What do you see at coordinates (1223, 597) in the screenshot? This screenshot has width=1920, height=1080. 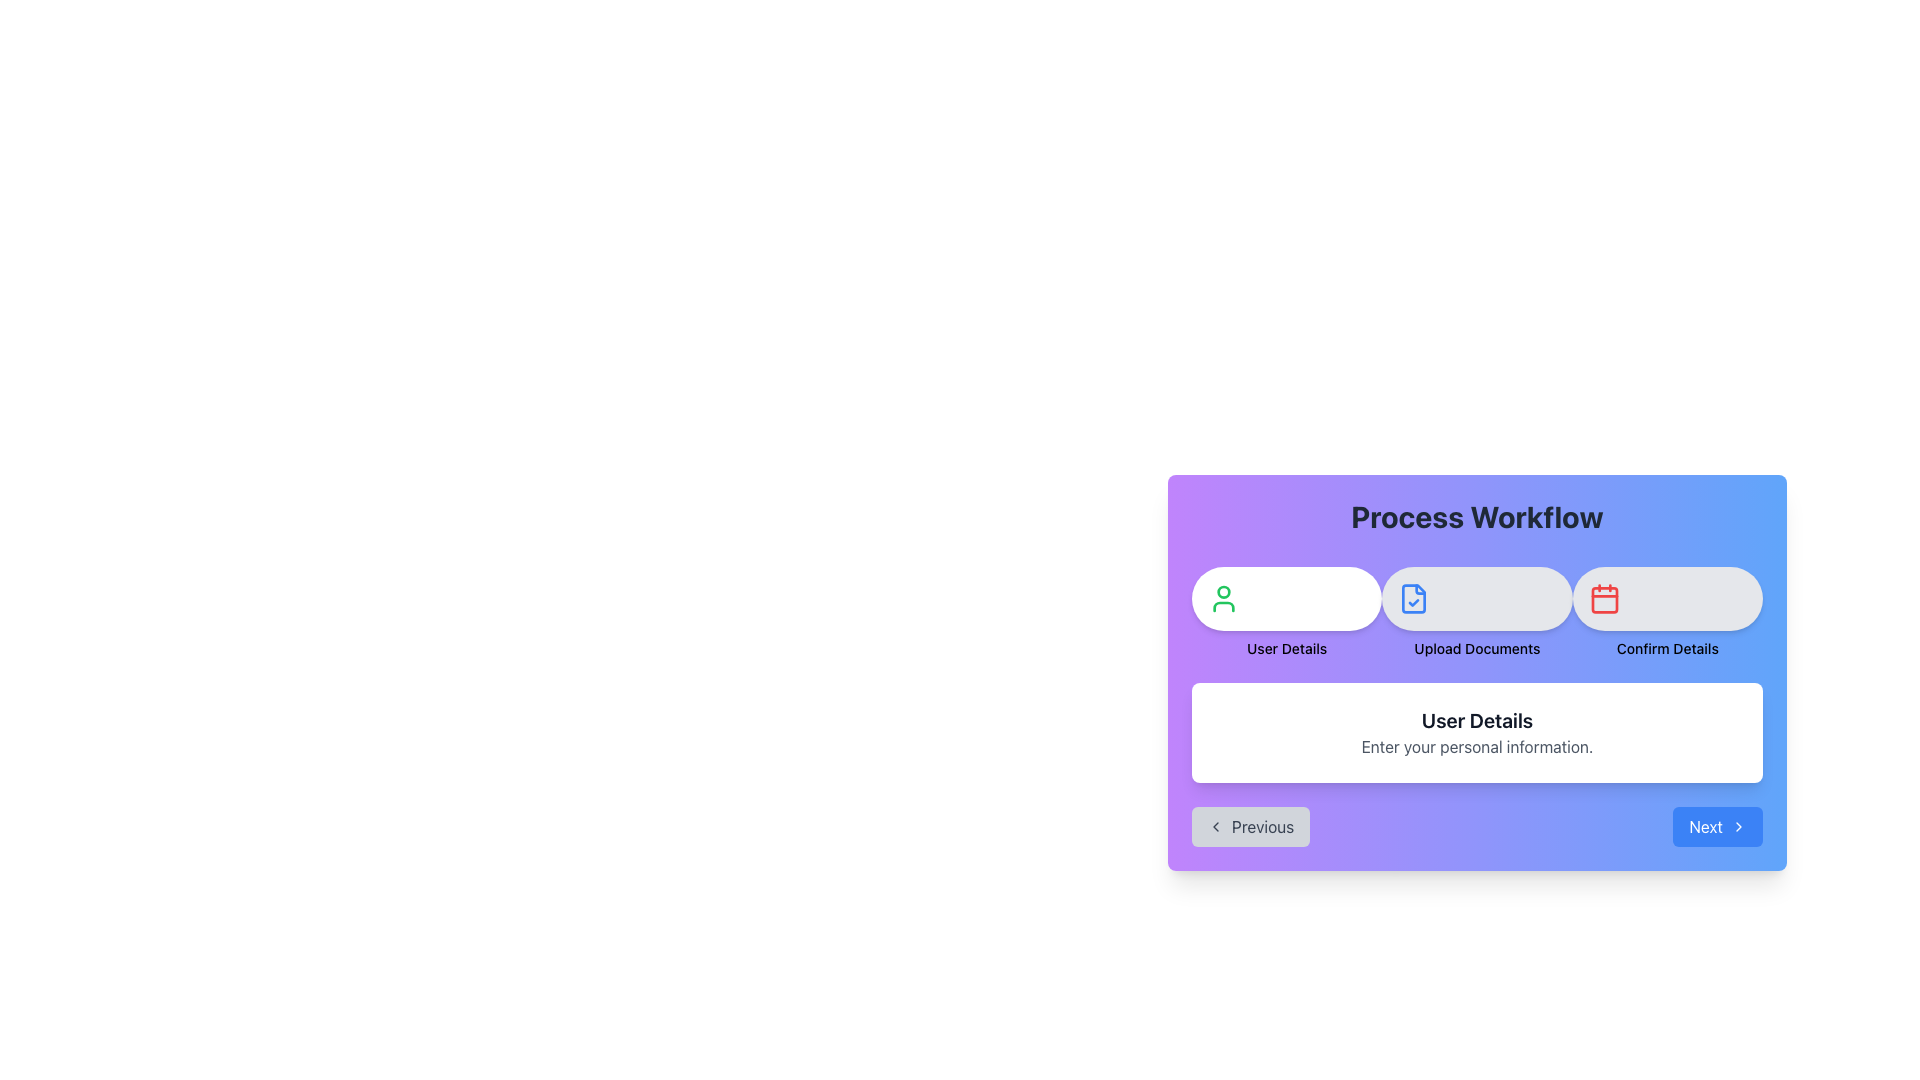 I see `the green 'User Details' icon` at bounding box center [1223, 597].